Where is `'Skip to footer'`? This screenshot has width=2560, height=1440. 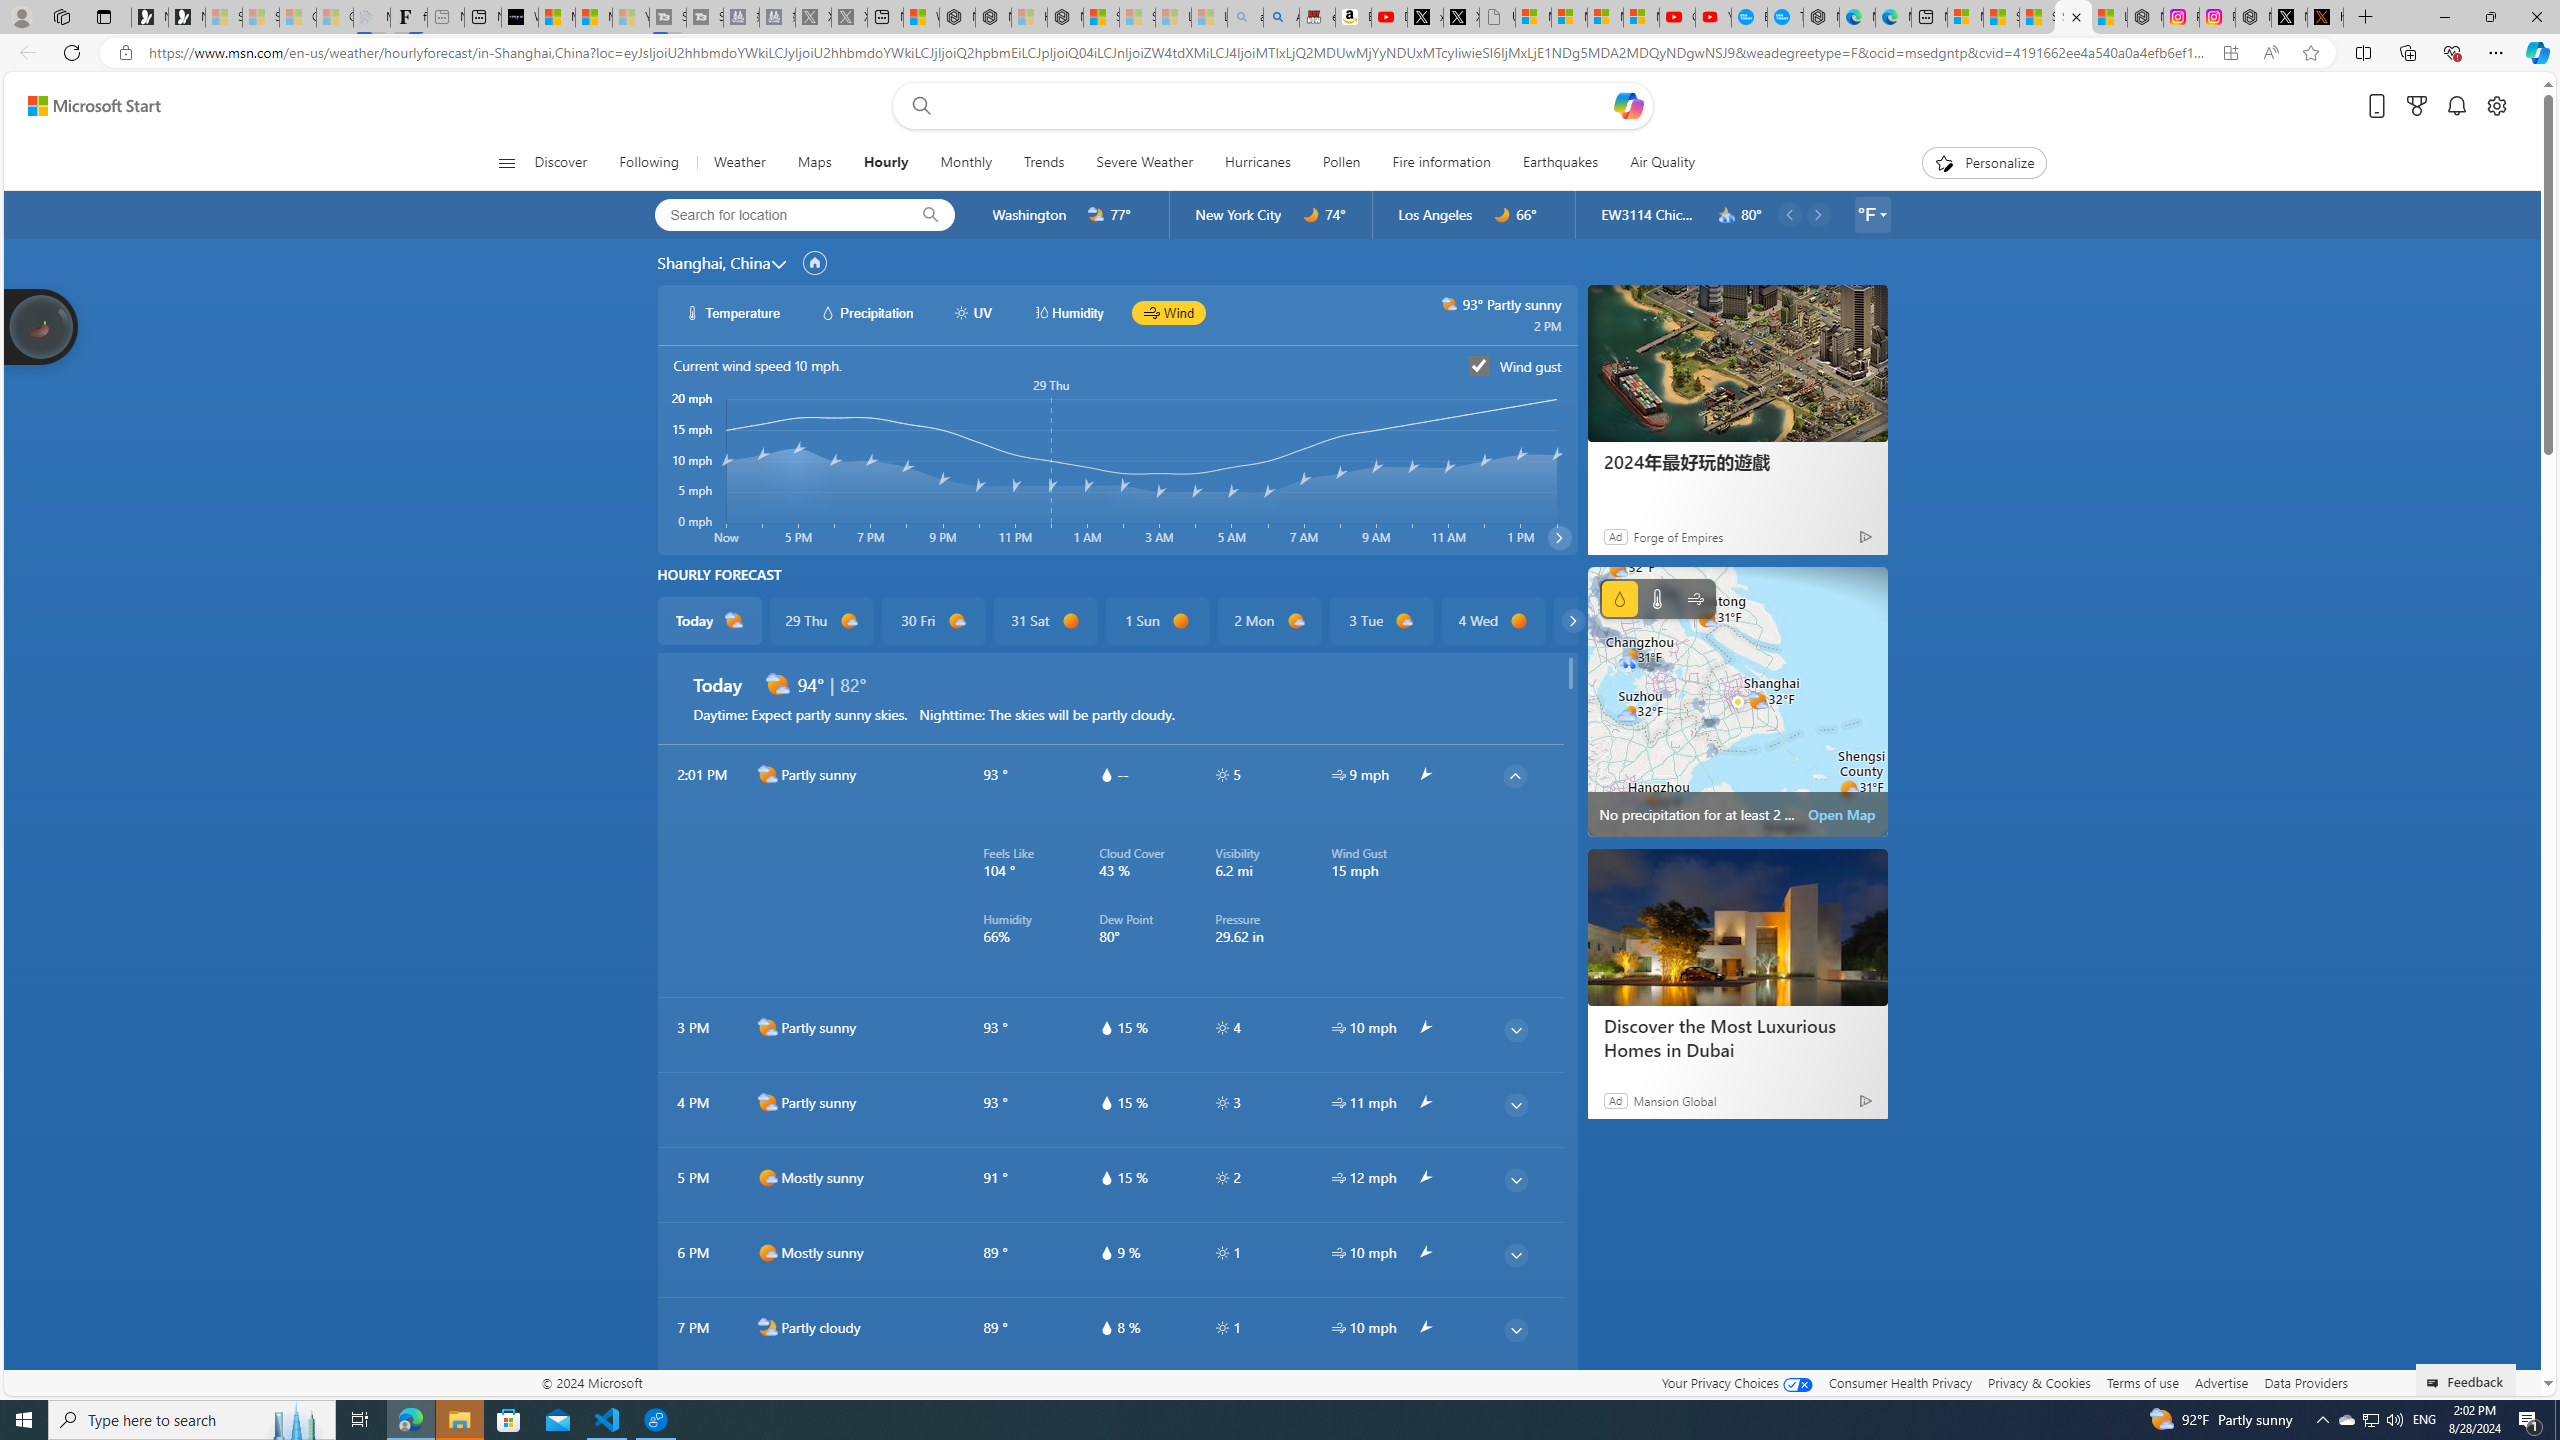 'Skip to footer' is located at coordinates (81, 104).